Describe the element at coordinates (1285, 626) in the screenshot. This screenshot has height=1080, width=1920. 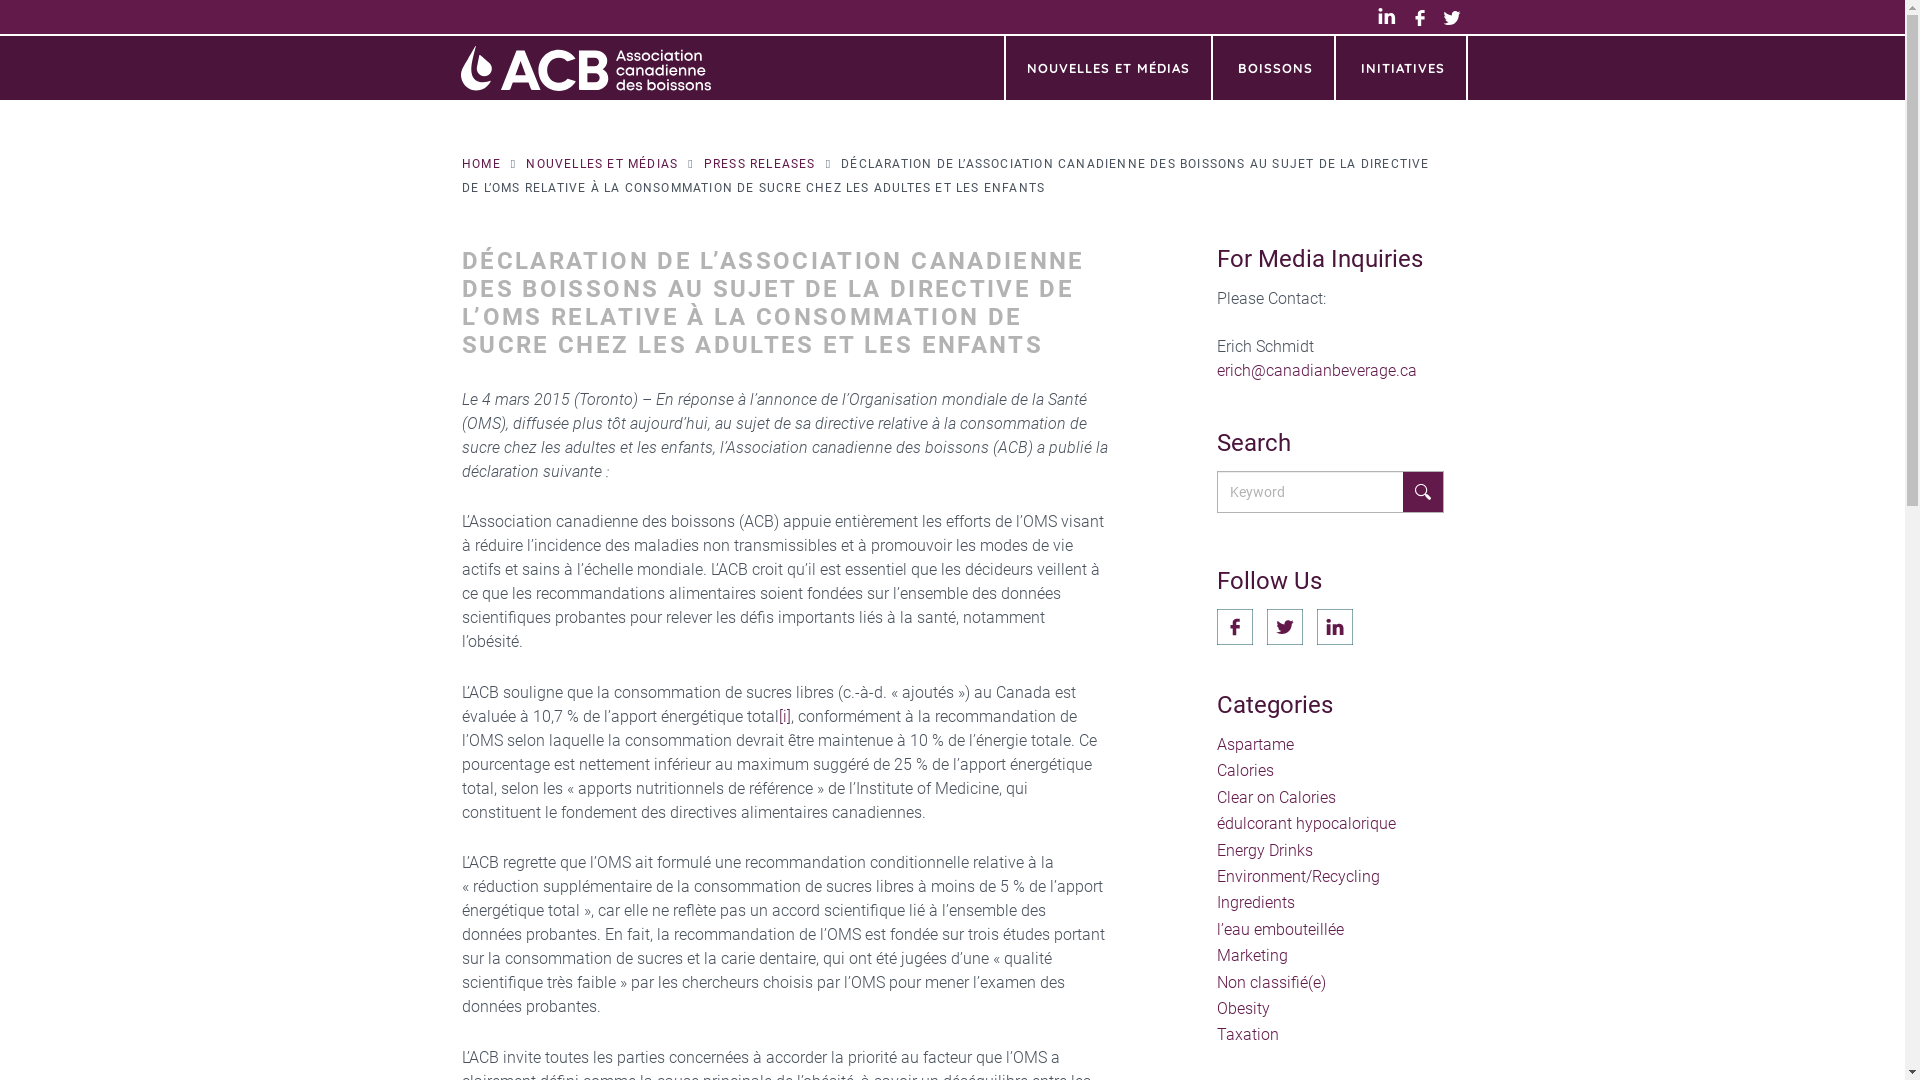
I see `'Follow us on Twitter'` at that location.